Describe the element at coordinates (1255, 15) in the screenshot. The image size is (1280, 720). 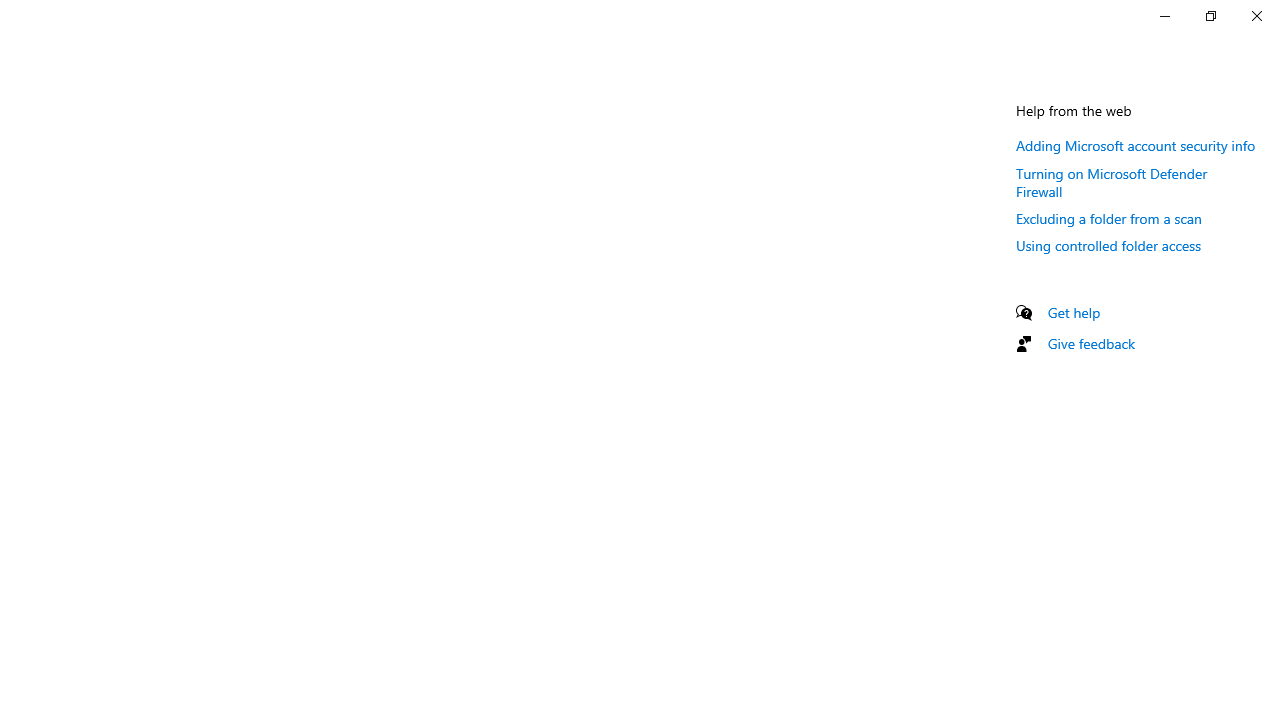
I see `'Close Settings'` at that location.